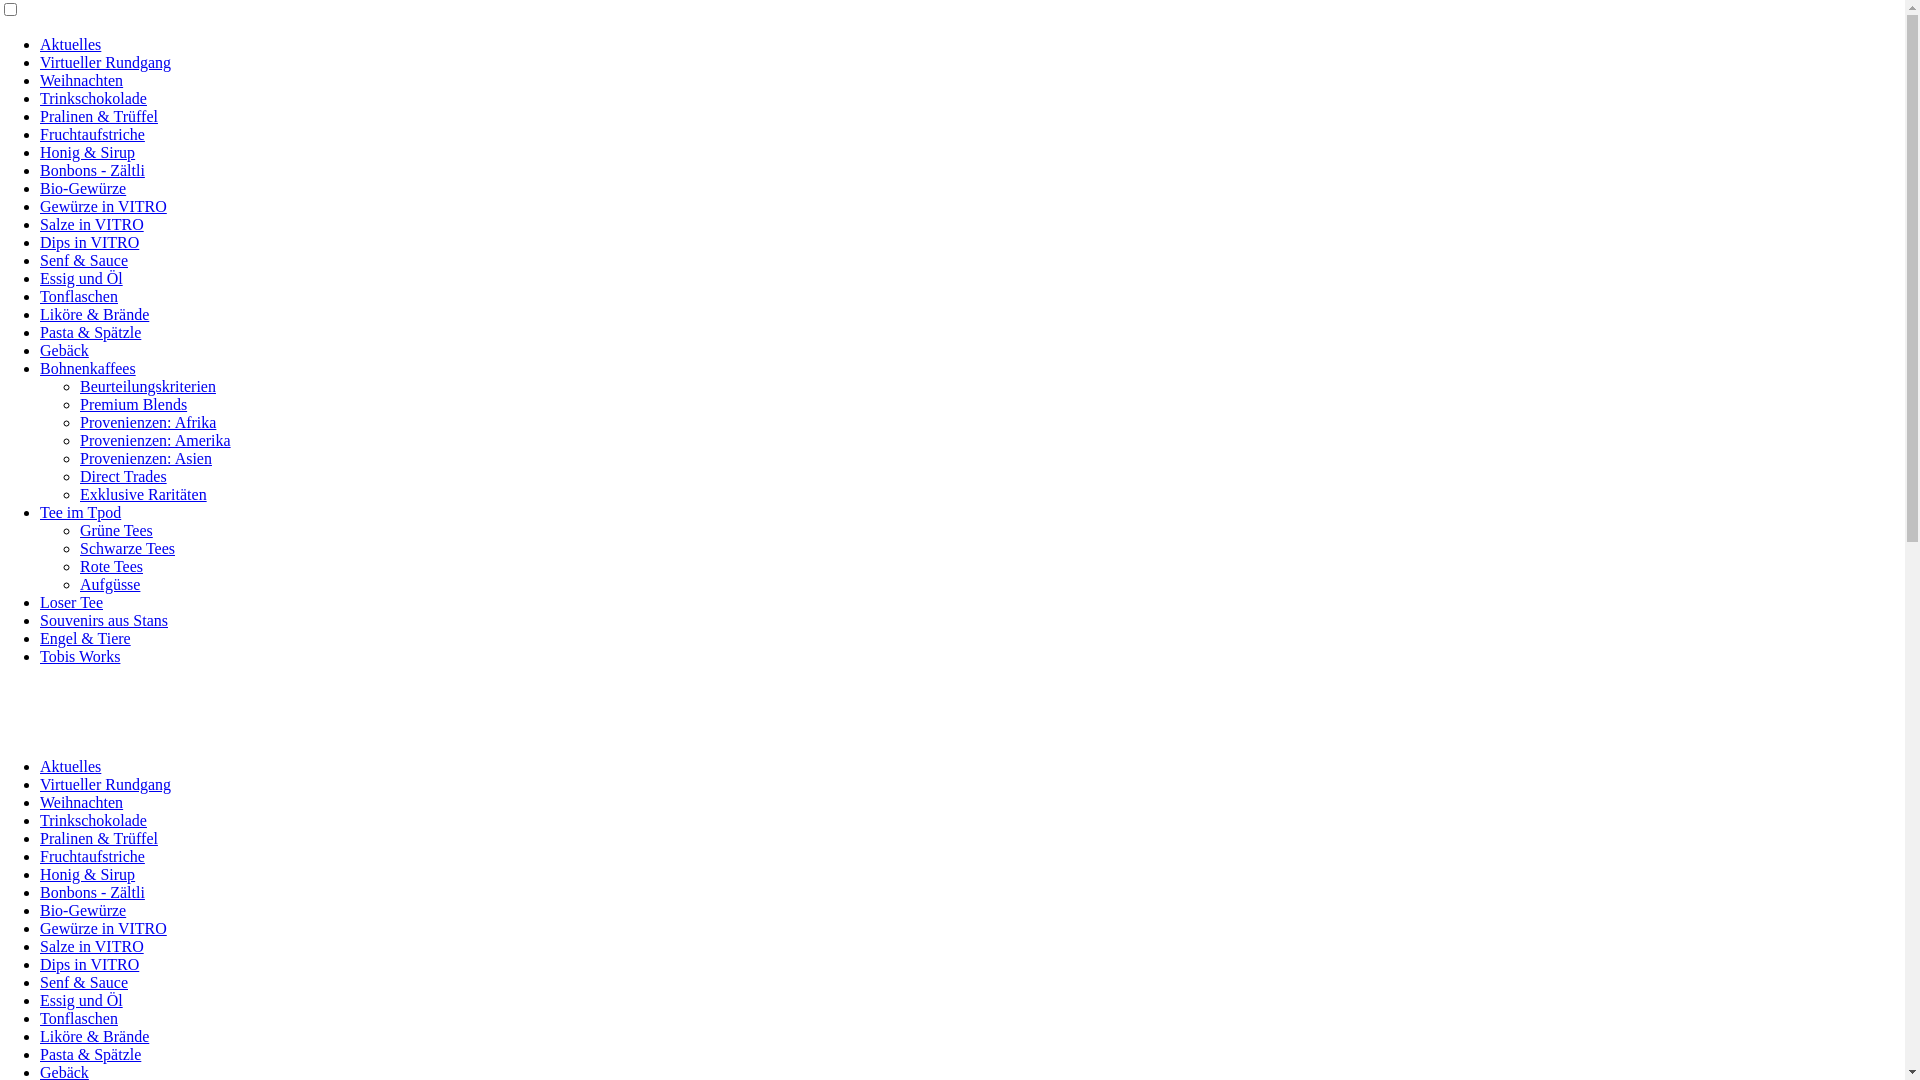 The height and width of the screenshot is (1080, 1920). What do you see at coordinates (78, 1018) in the screenshot?
I see `'Tonflaschen'` at bounding box center [78, 1018].